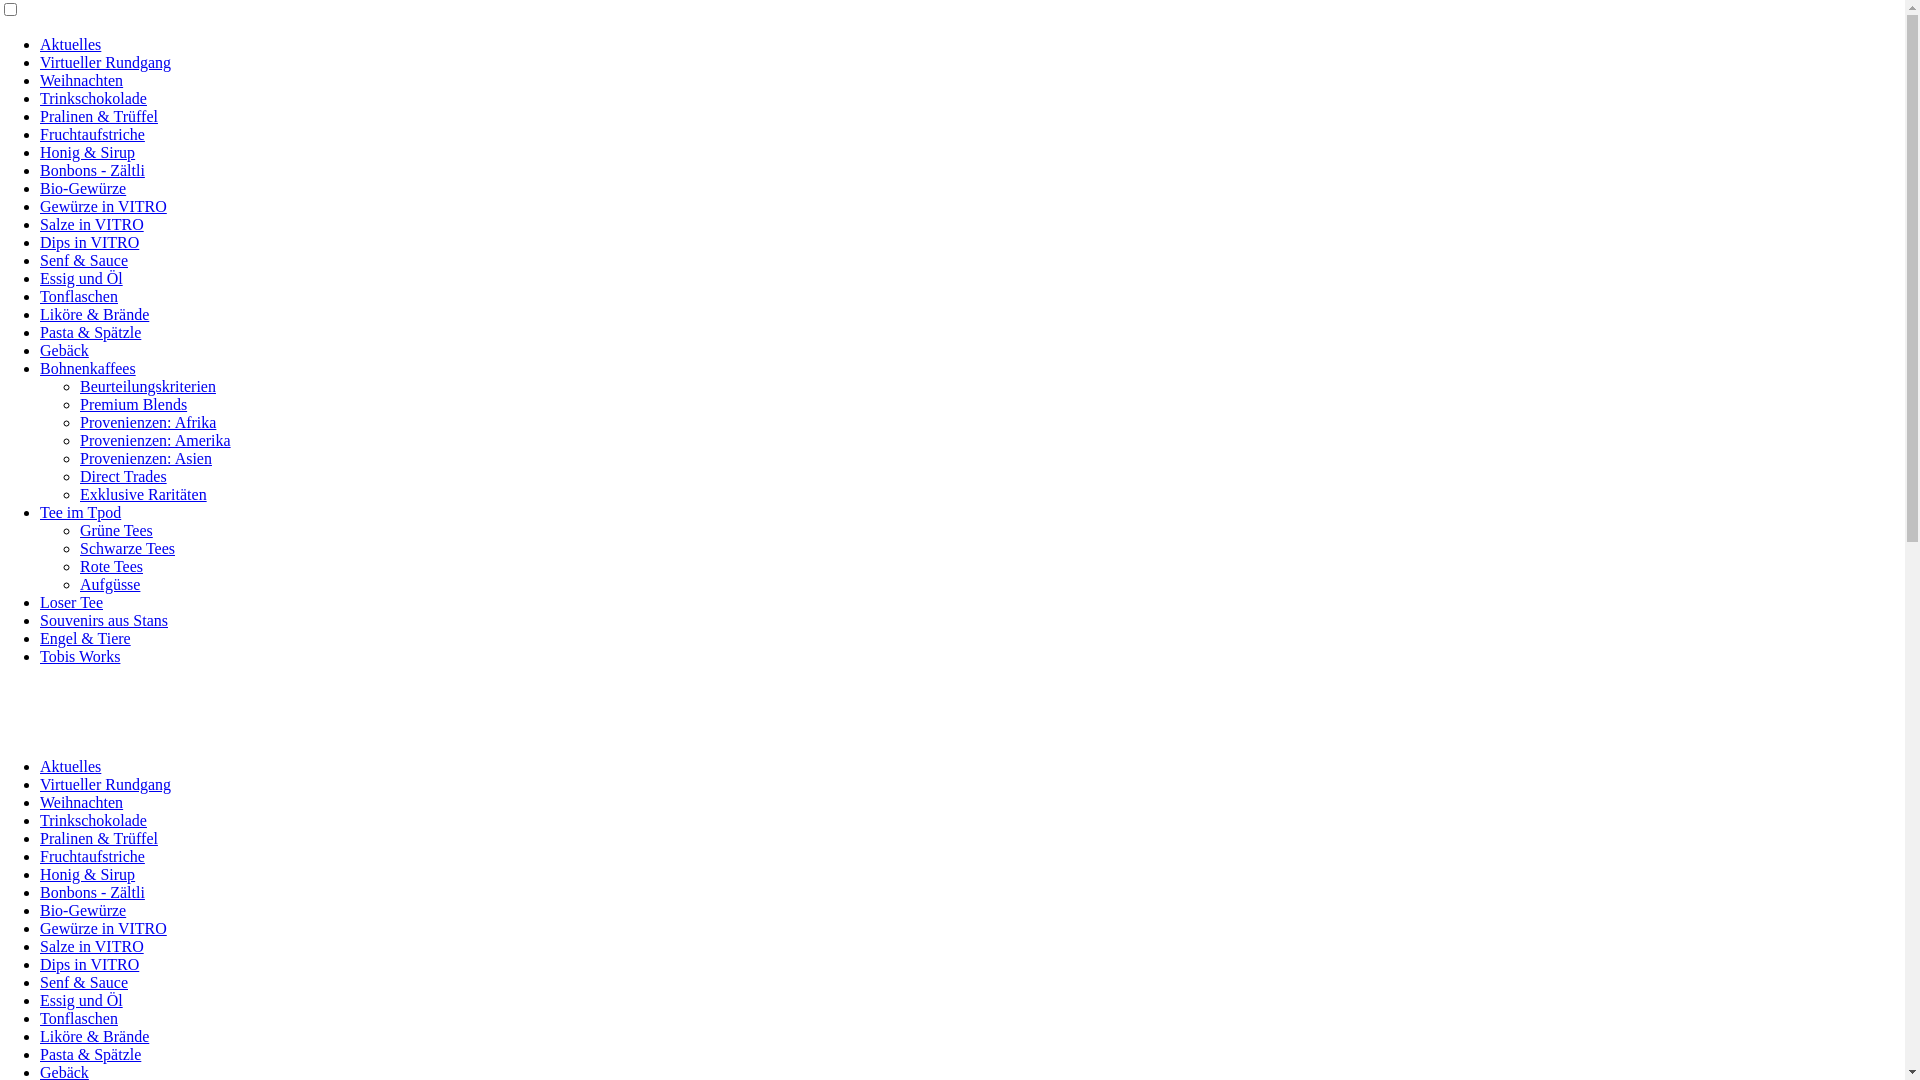 The height and width of the screenshot is (1080, 1920). What do you see at coordinates (78, 1018) in the screenshot?
I see `'Tonflaschen'` at bounding box center [78, 1018].